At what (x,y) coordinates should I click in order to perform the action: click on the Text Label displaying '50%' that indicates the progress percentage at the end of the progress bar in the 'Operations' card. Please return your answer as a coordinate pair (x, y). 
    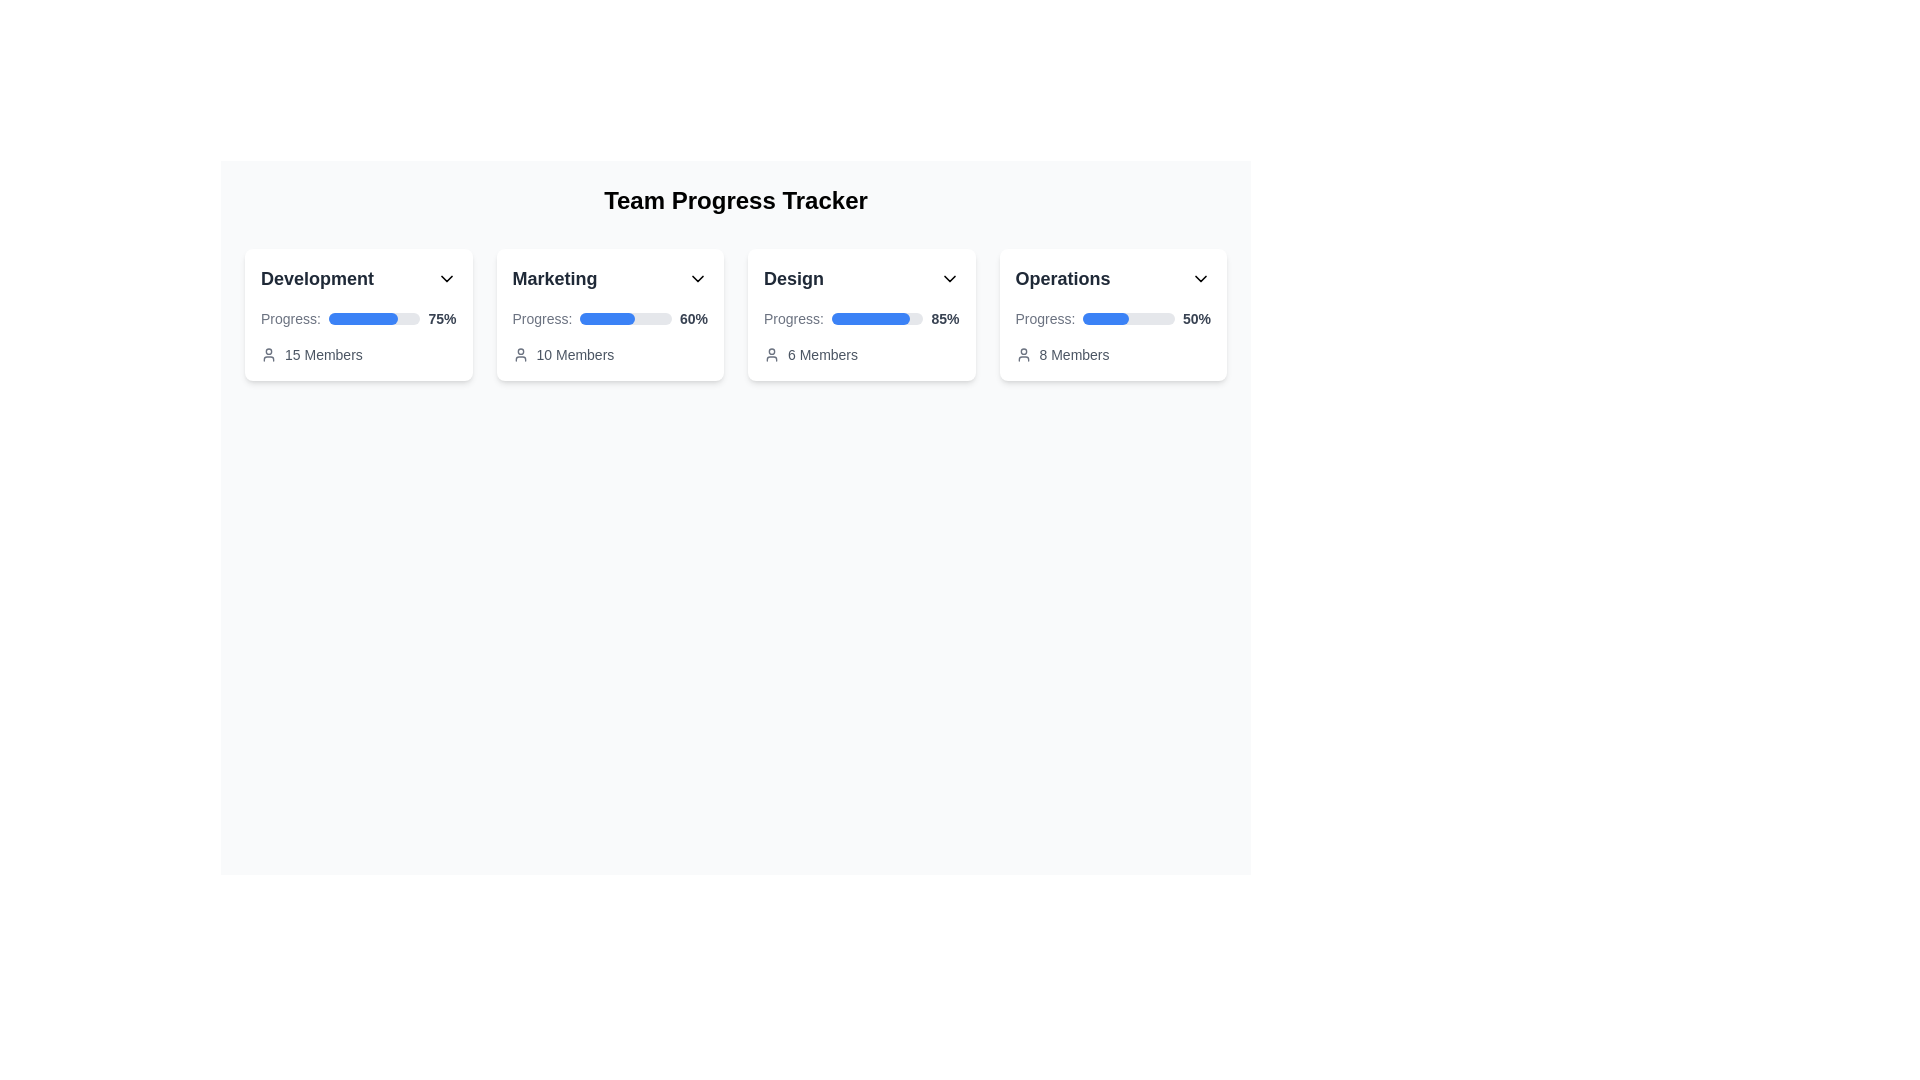
    Looking at the image, I should click on (1196, 318).